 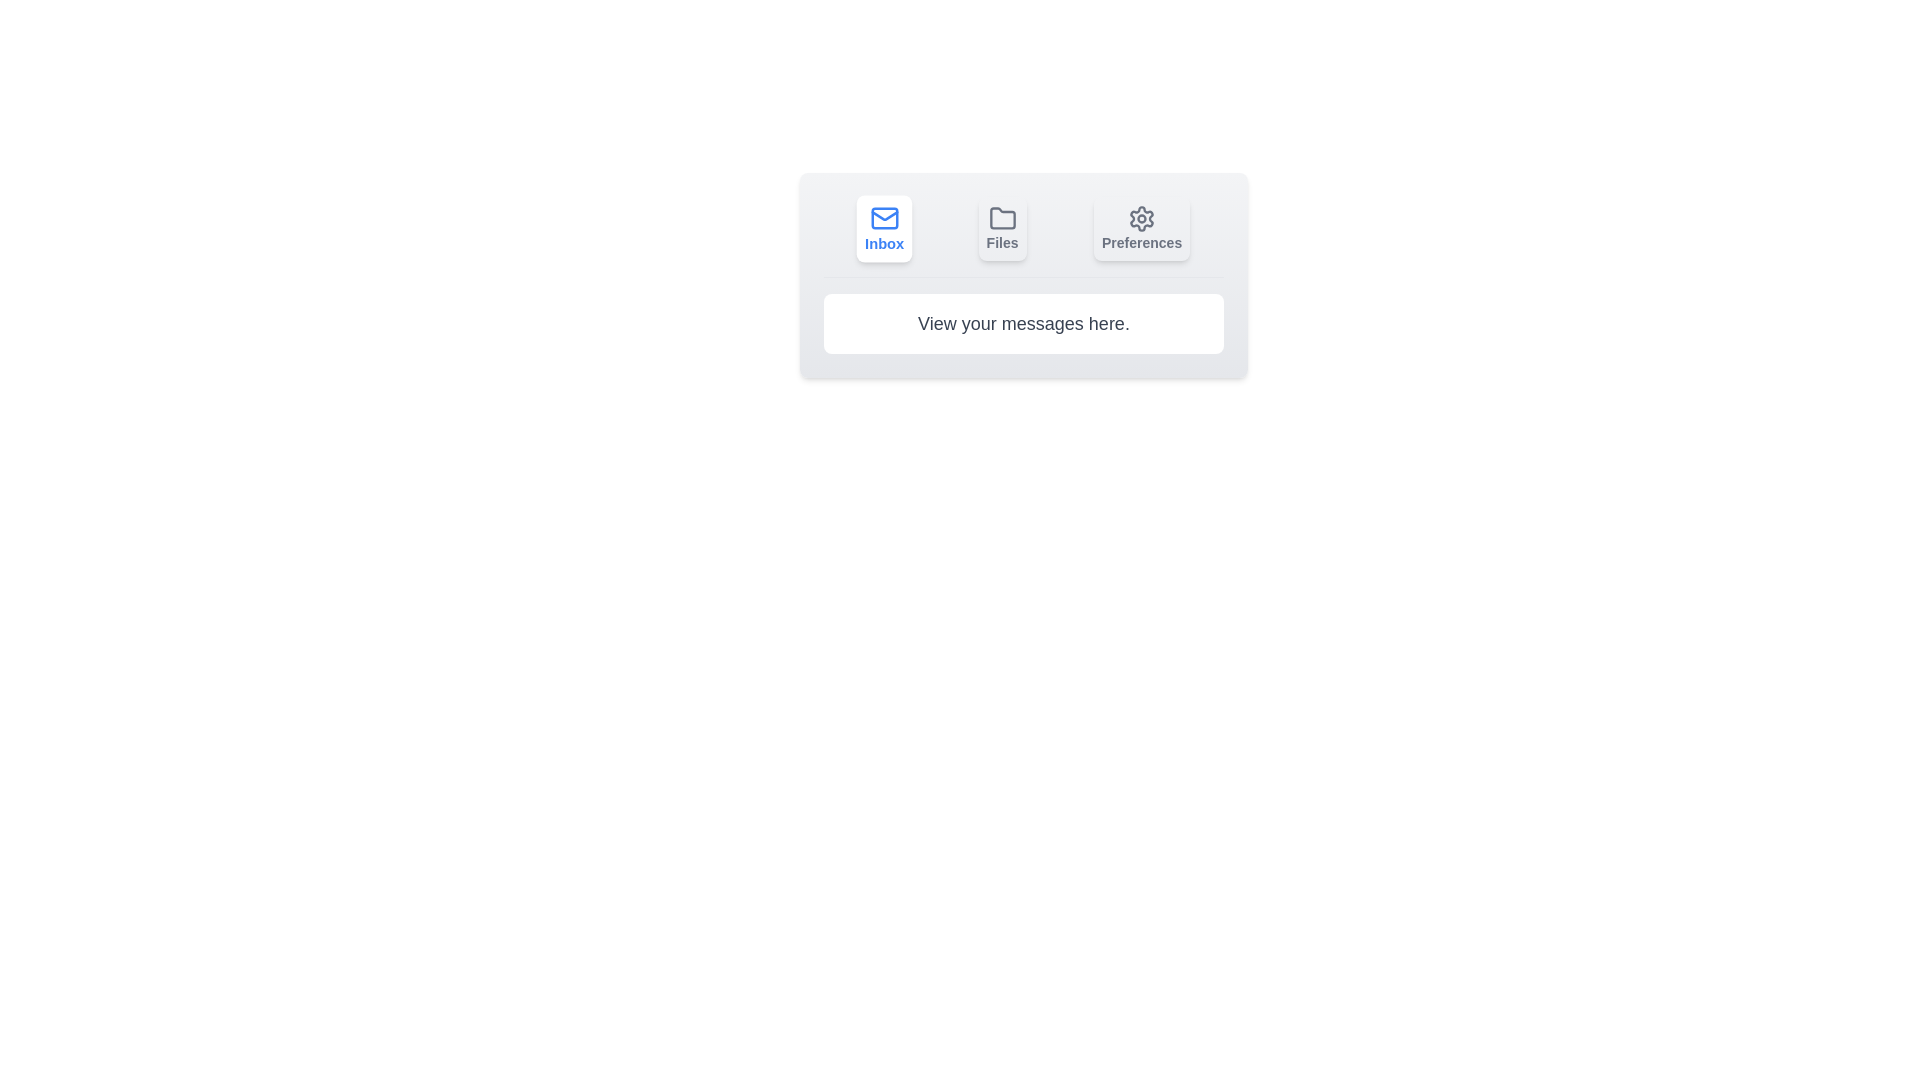 What do you see at coordinates (1002, 242) in the screenshot?
I see `the 'Files' label, which is a textual label displayed in a dark font on a light background, located beneath a folder icon and is the second item in a group of three options (Inbox, Files, Preferences)` at bounding box center [1002, 242].